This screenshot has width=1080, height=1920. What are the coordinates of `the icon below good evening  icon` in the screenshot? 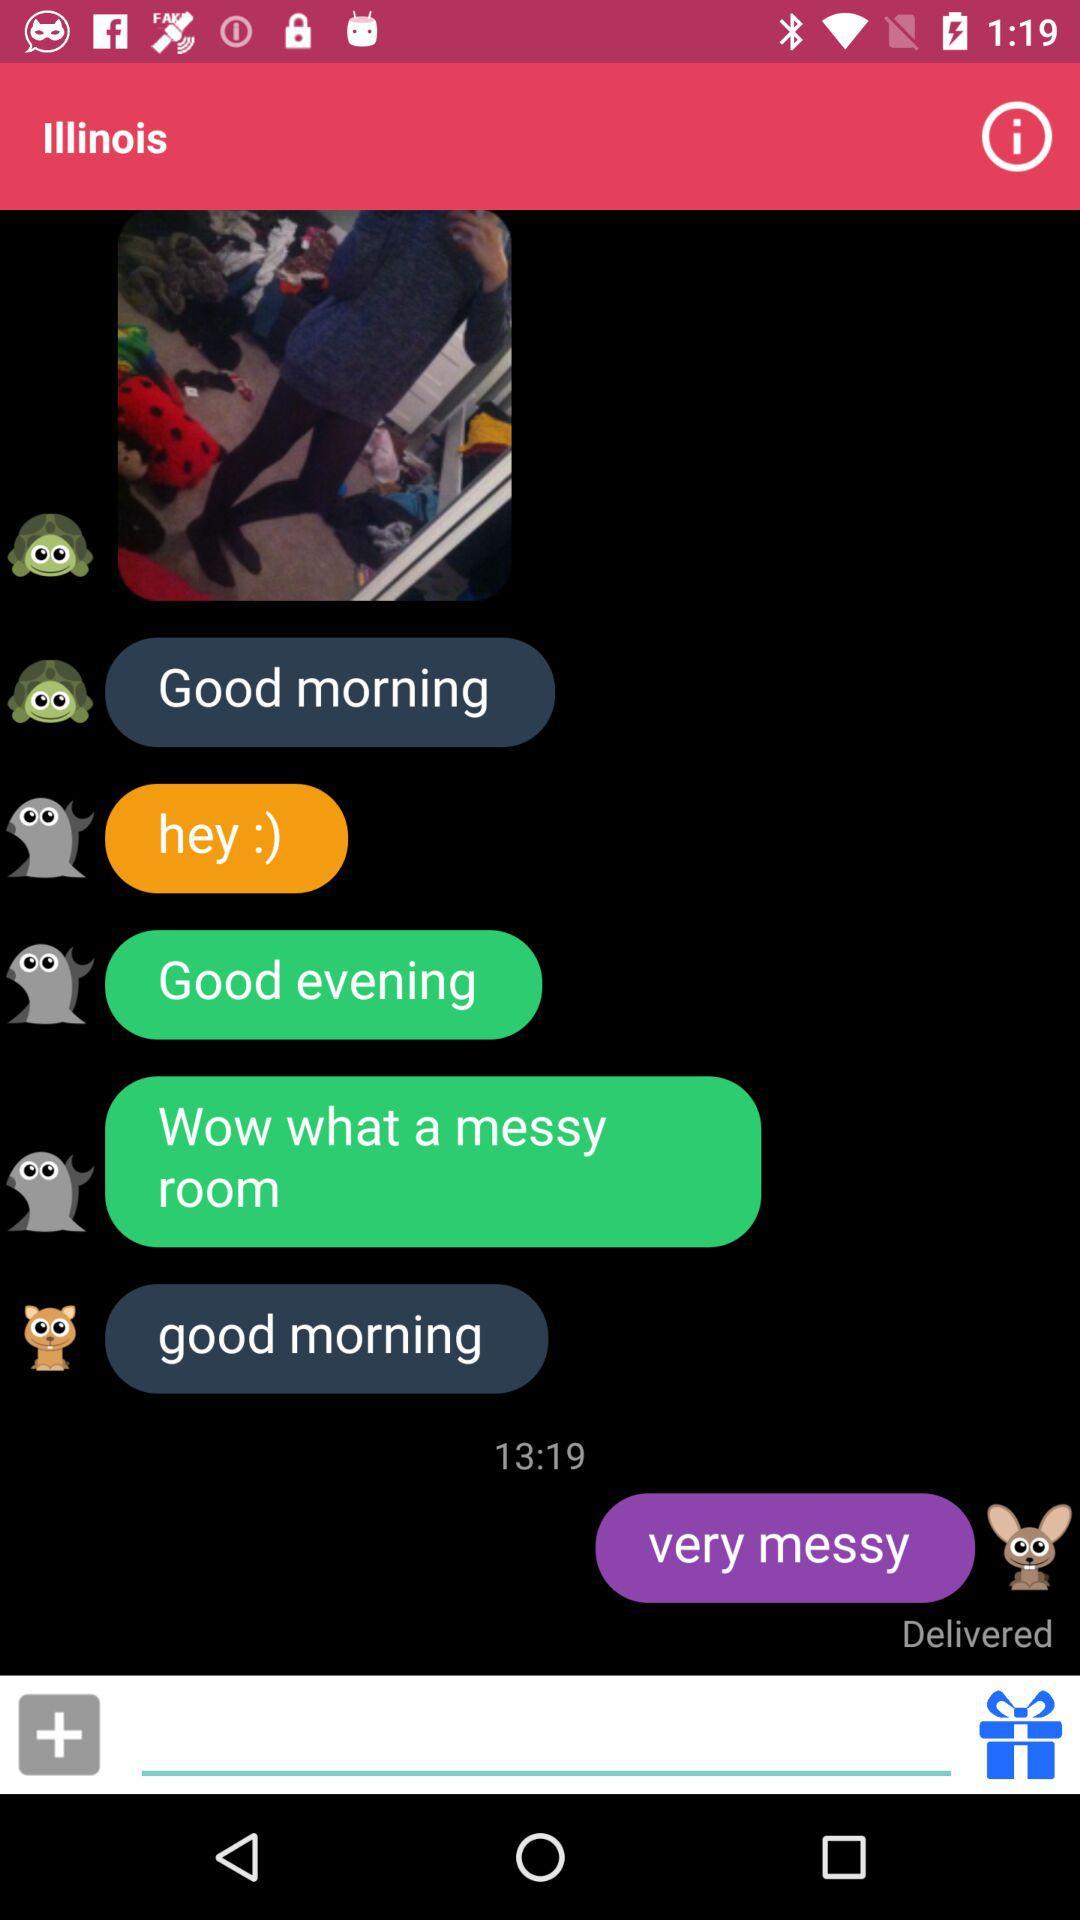 It's located at (432, 1161).